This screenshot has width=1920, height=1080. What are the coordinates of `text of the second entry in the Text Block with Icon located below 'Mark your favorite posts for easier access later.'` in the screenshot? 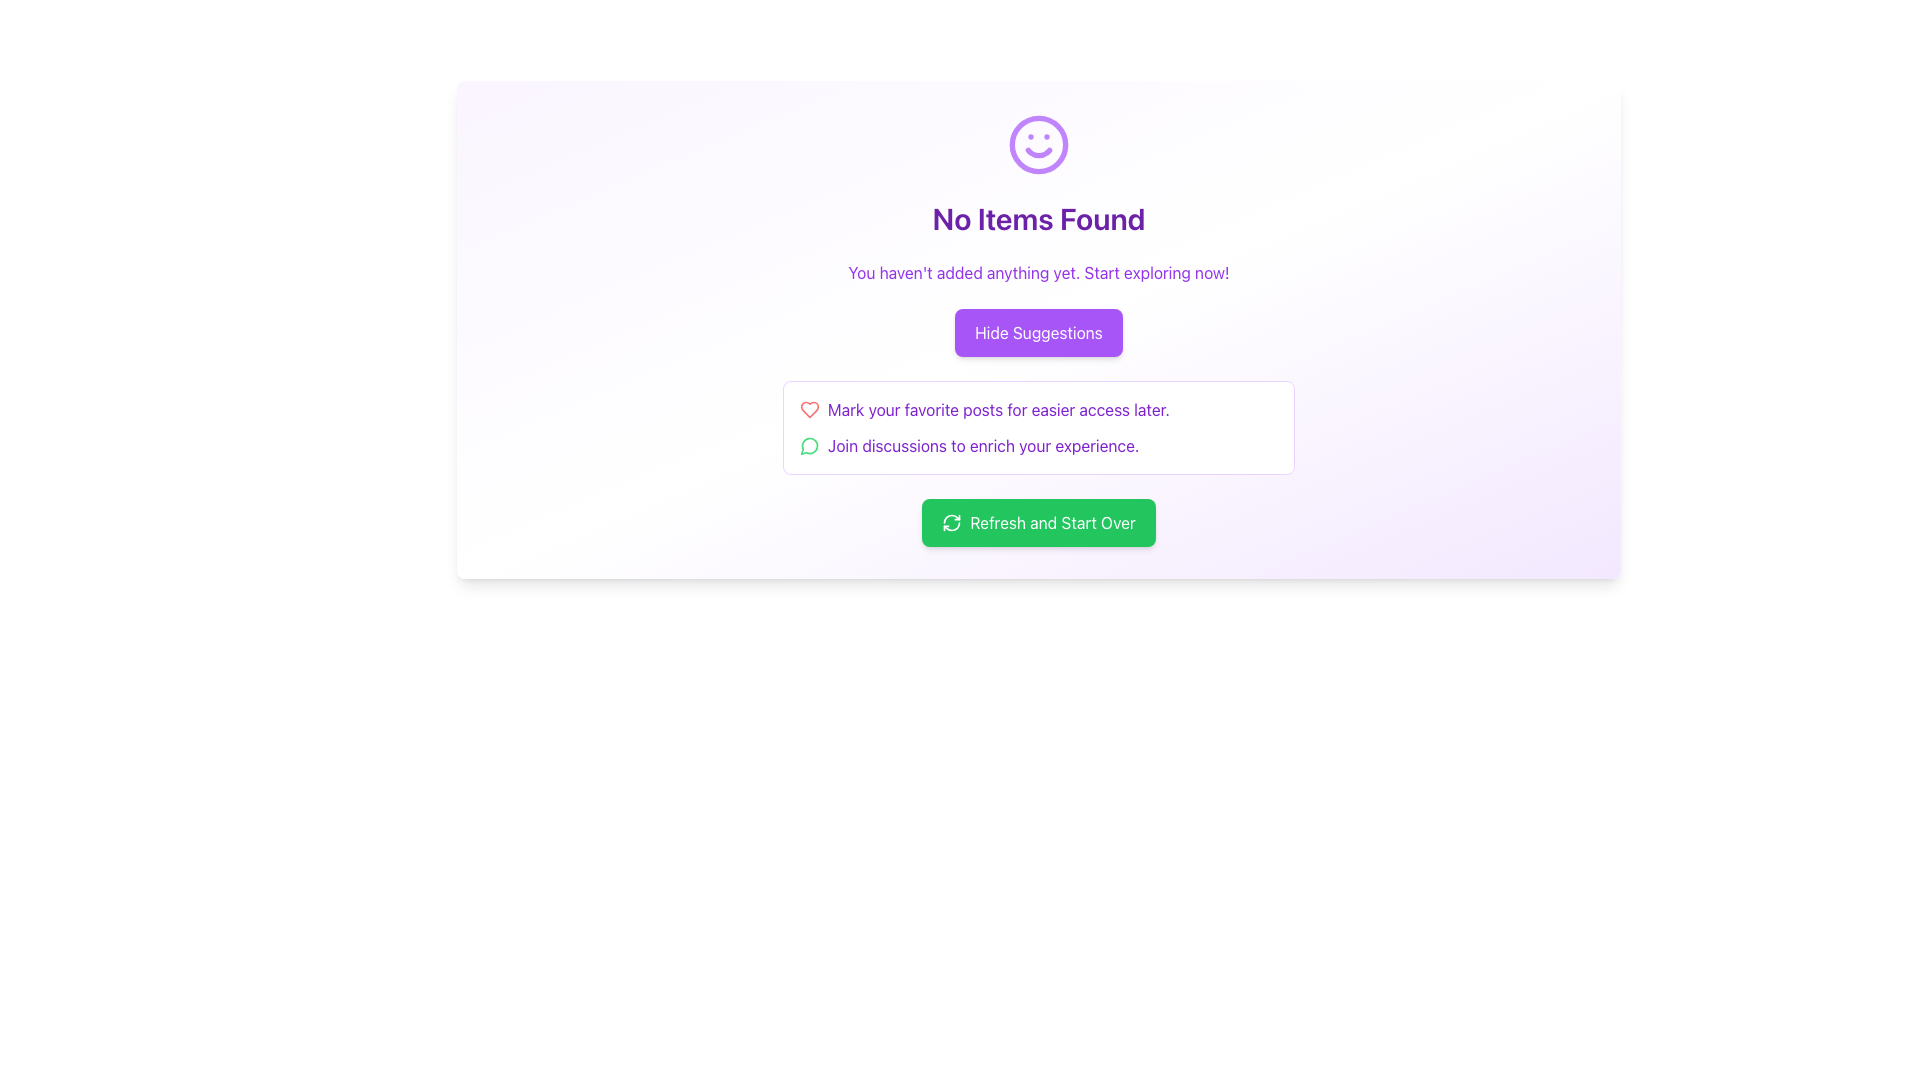 It's located at (1038, 445).